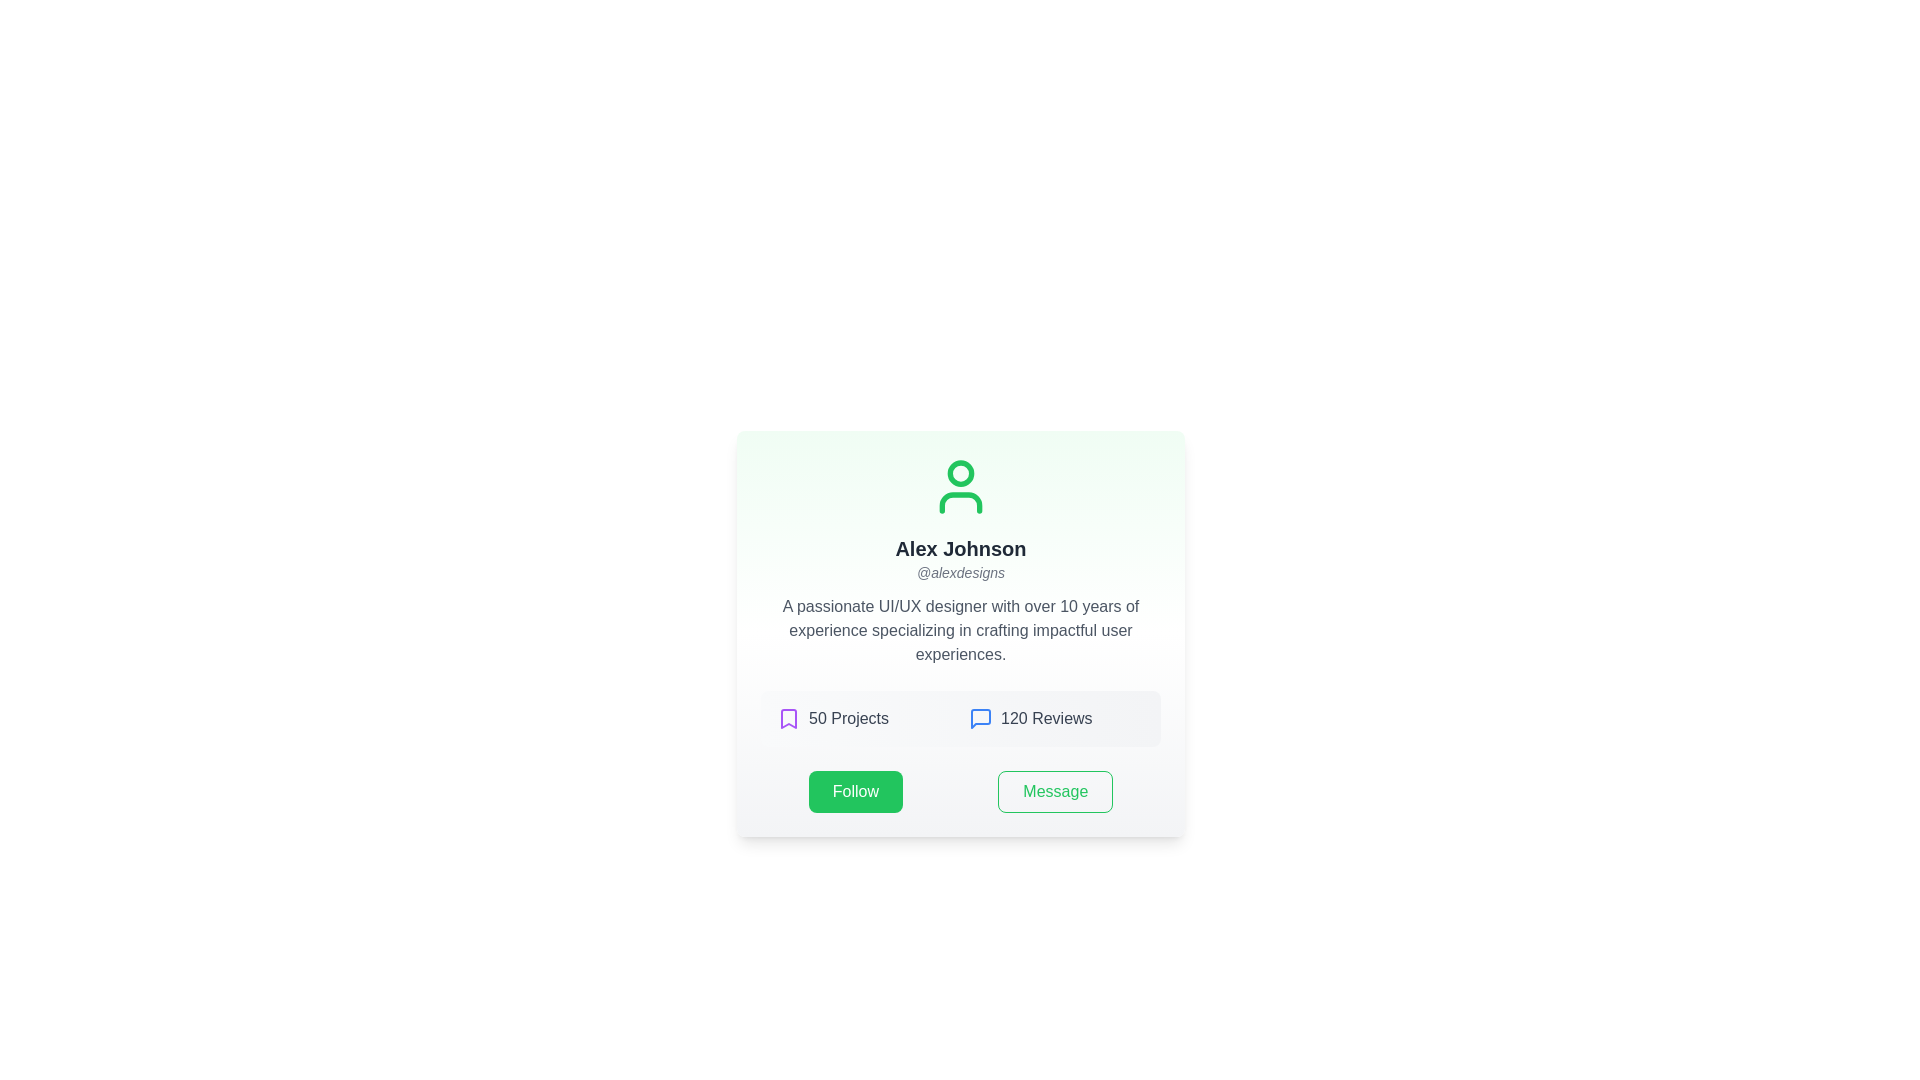  What do you see at coordinates (1045, 717) in the screenshot?
I see `the Text label that displays the number of reviews associated with the user or entity, located slightly to the right of center in the user profile card and to the right of a blue chat icon` at bounding box center [1045, 717].